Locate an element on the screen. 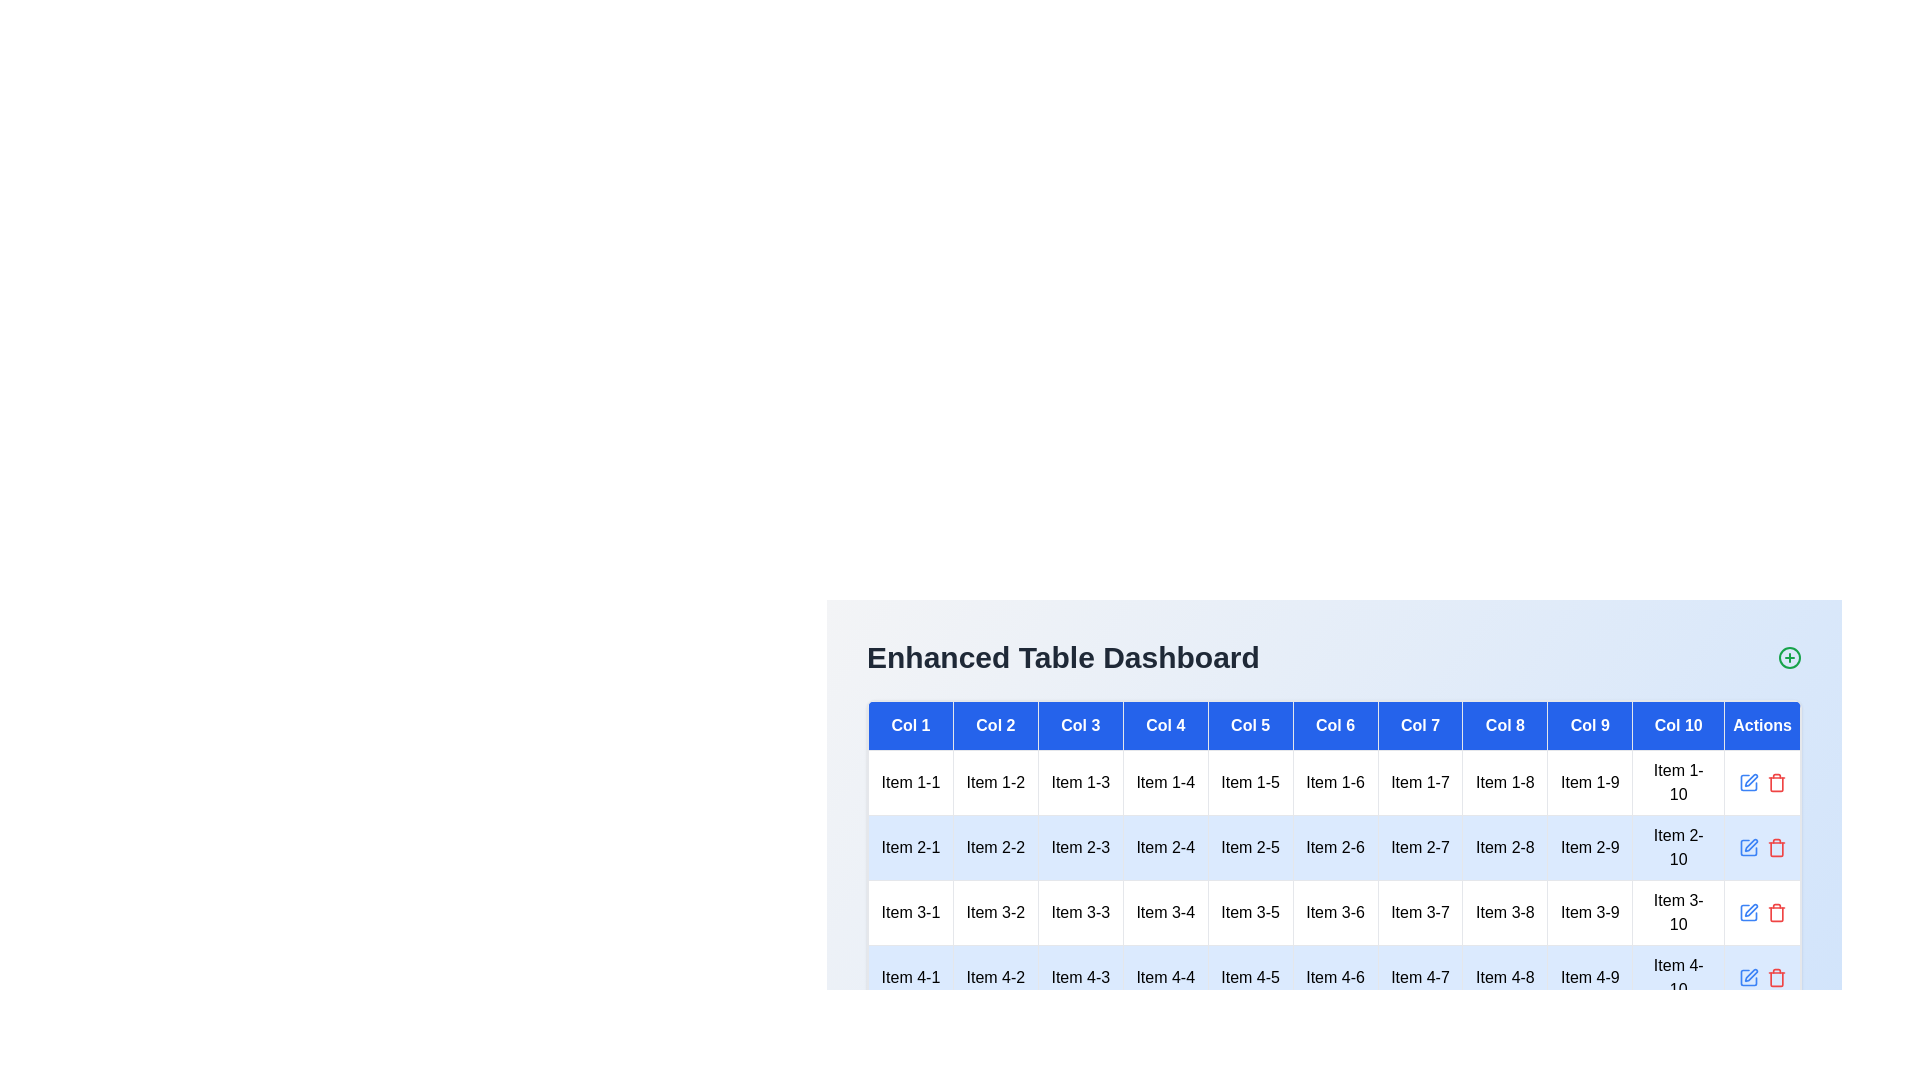 This screenshot has height=1080, width=1920. the green plus button at the top-right corner to add a new row is located at coordinates (1790, 658).